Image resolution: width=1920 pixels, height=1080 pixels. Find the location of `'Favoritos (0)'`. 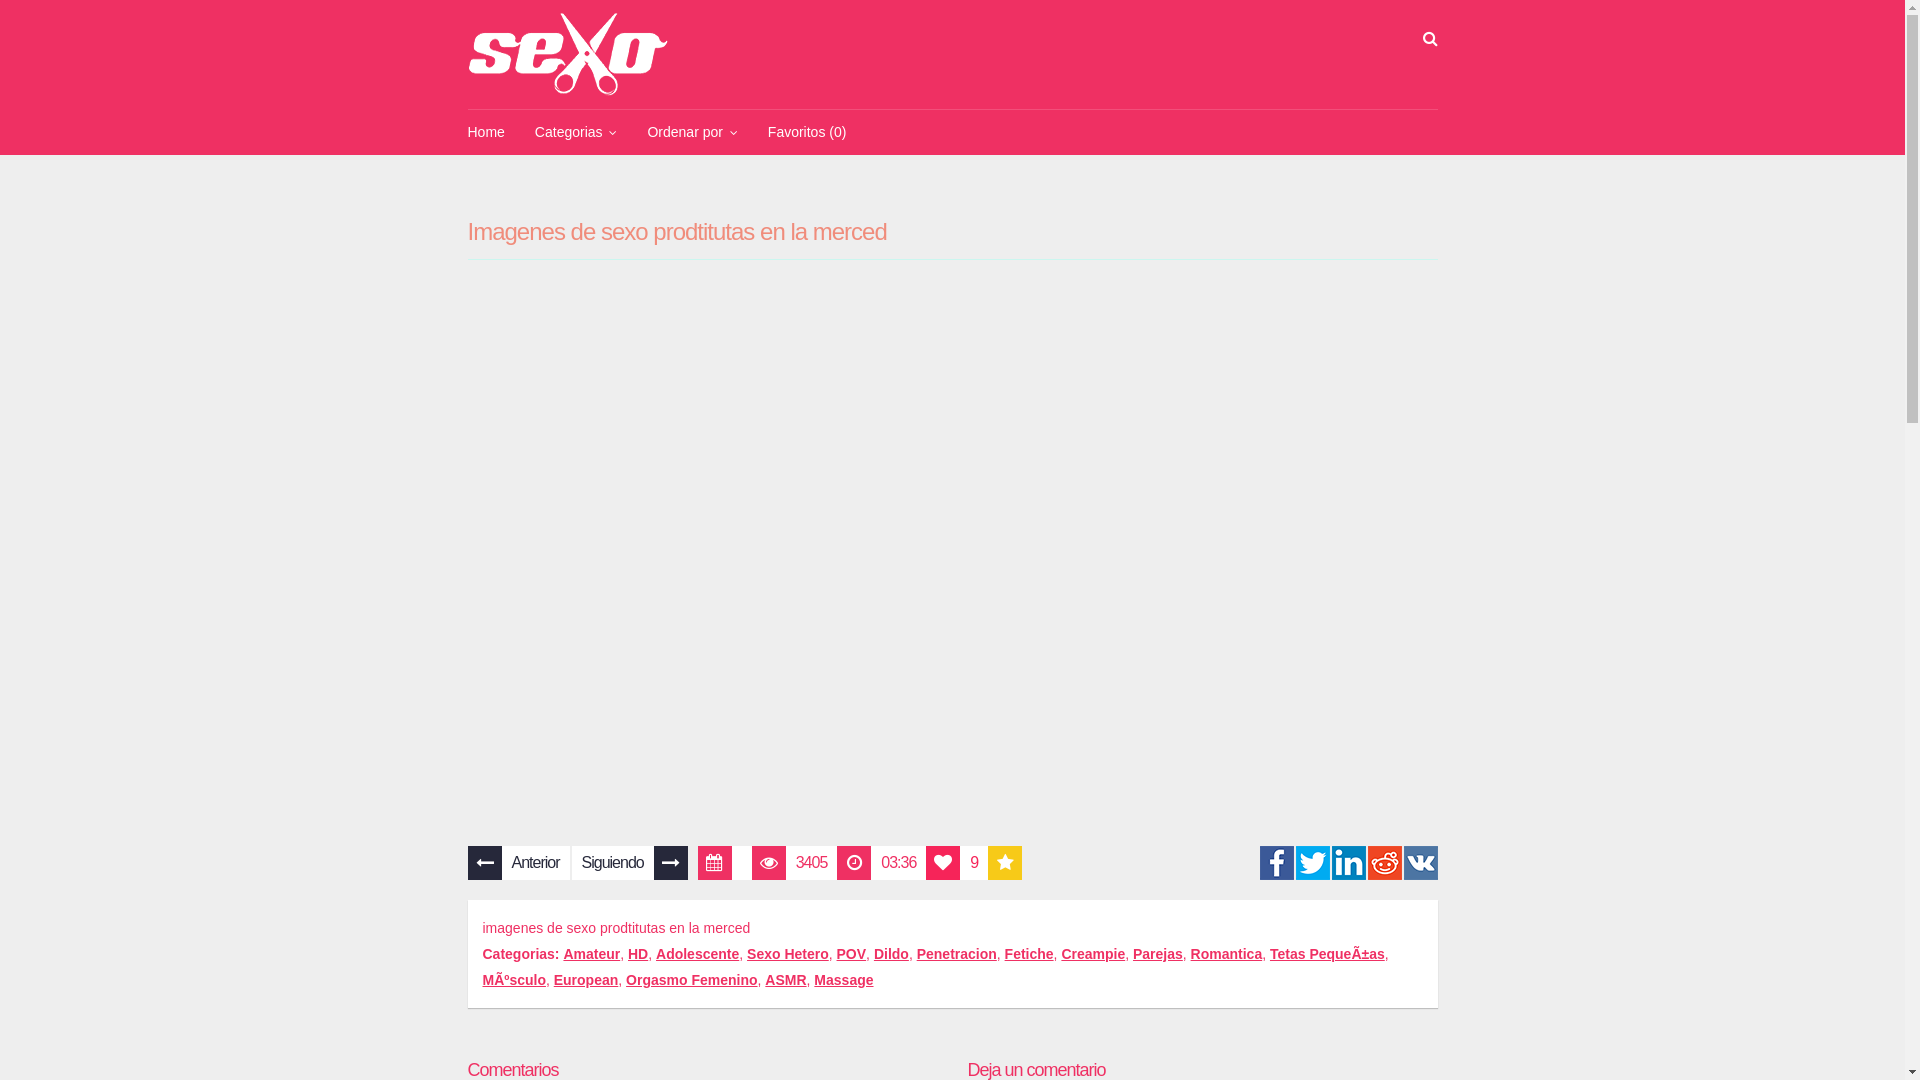

'Favoritos (0)' is located at coordinates (807, 132).